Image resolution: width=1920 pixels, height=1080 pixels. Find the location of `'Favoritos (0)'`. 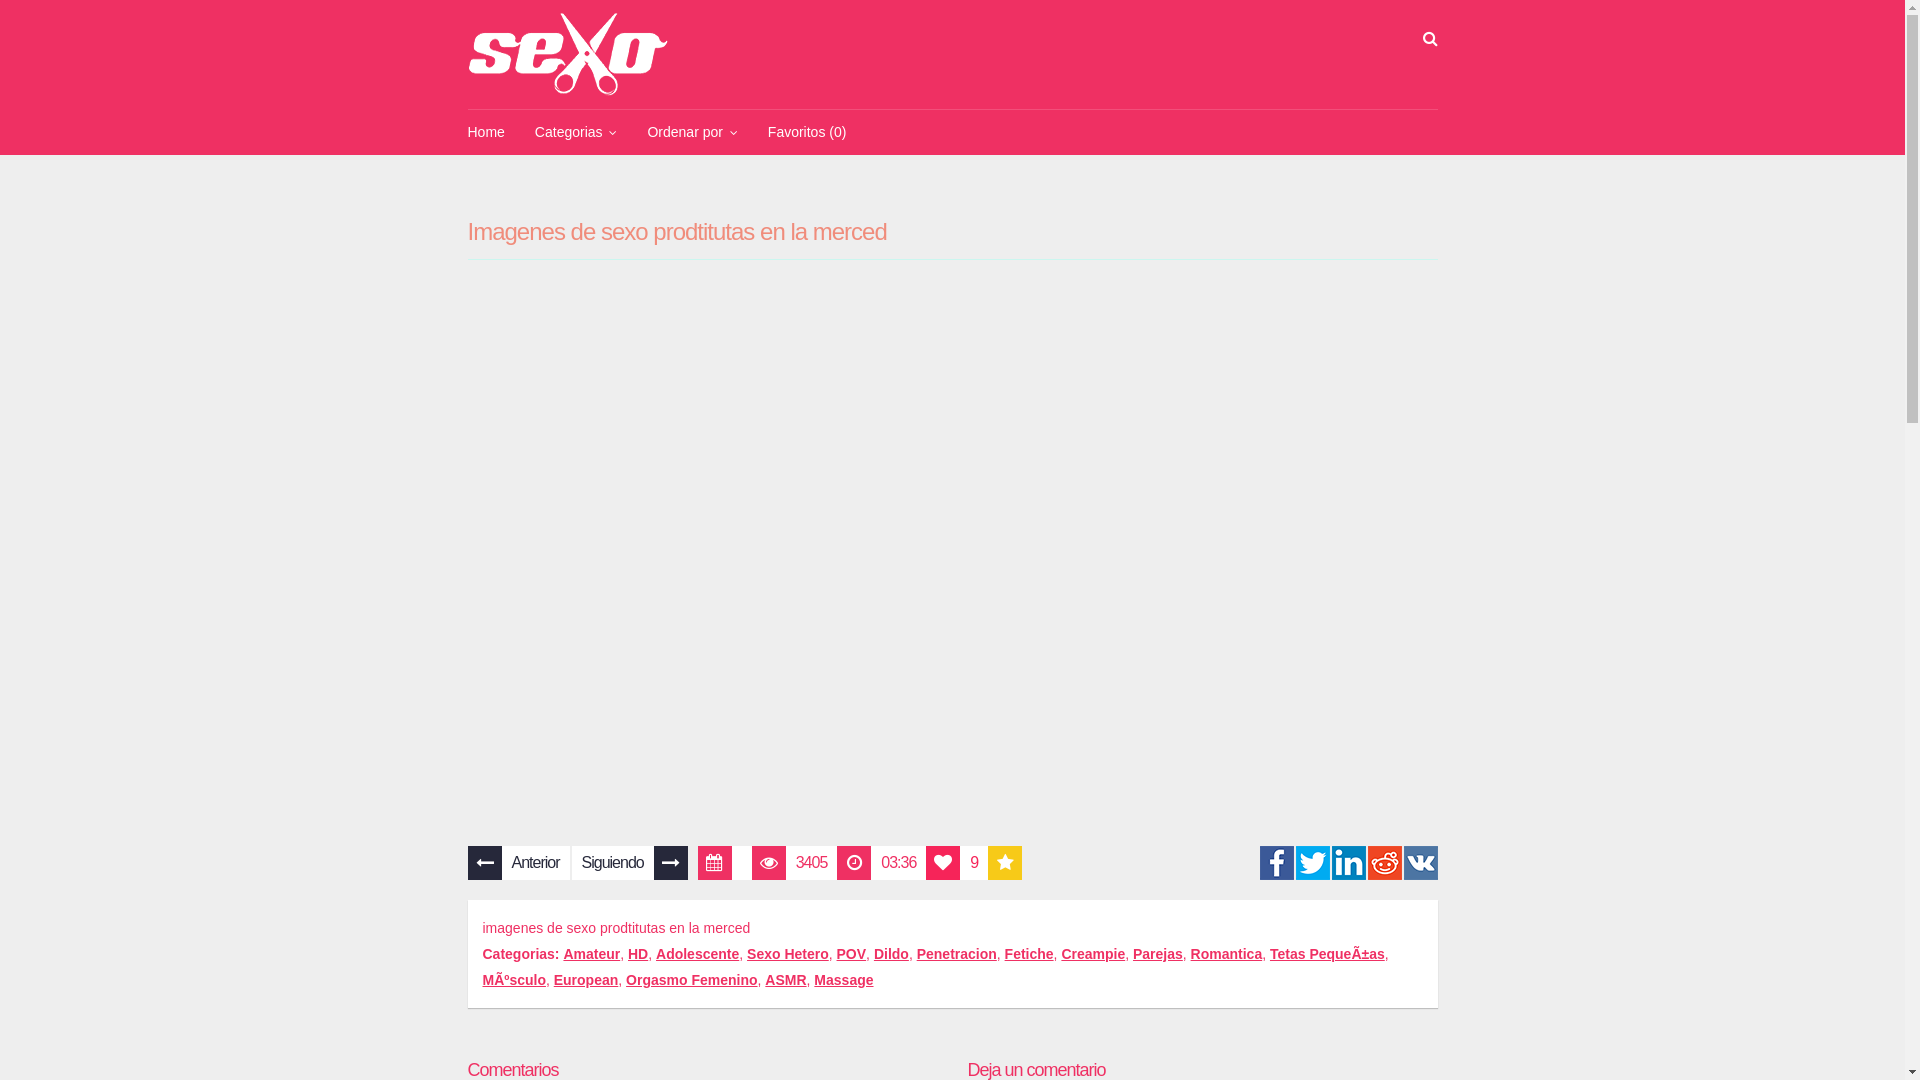

'Favoritos (0)' is located at coordinates (807, 132).